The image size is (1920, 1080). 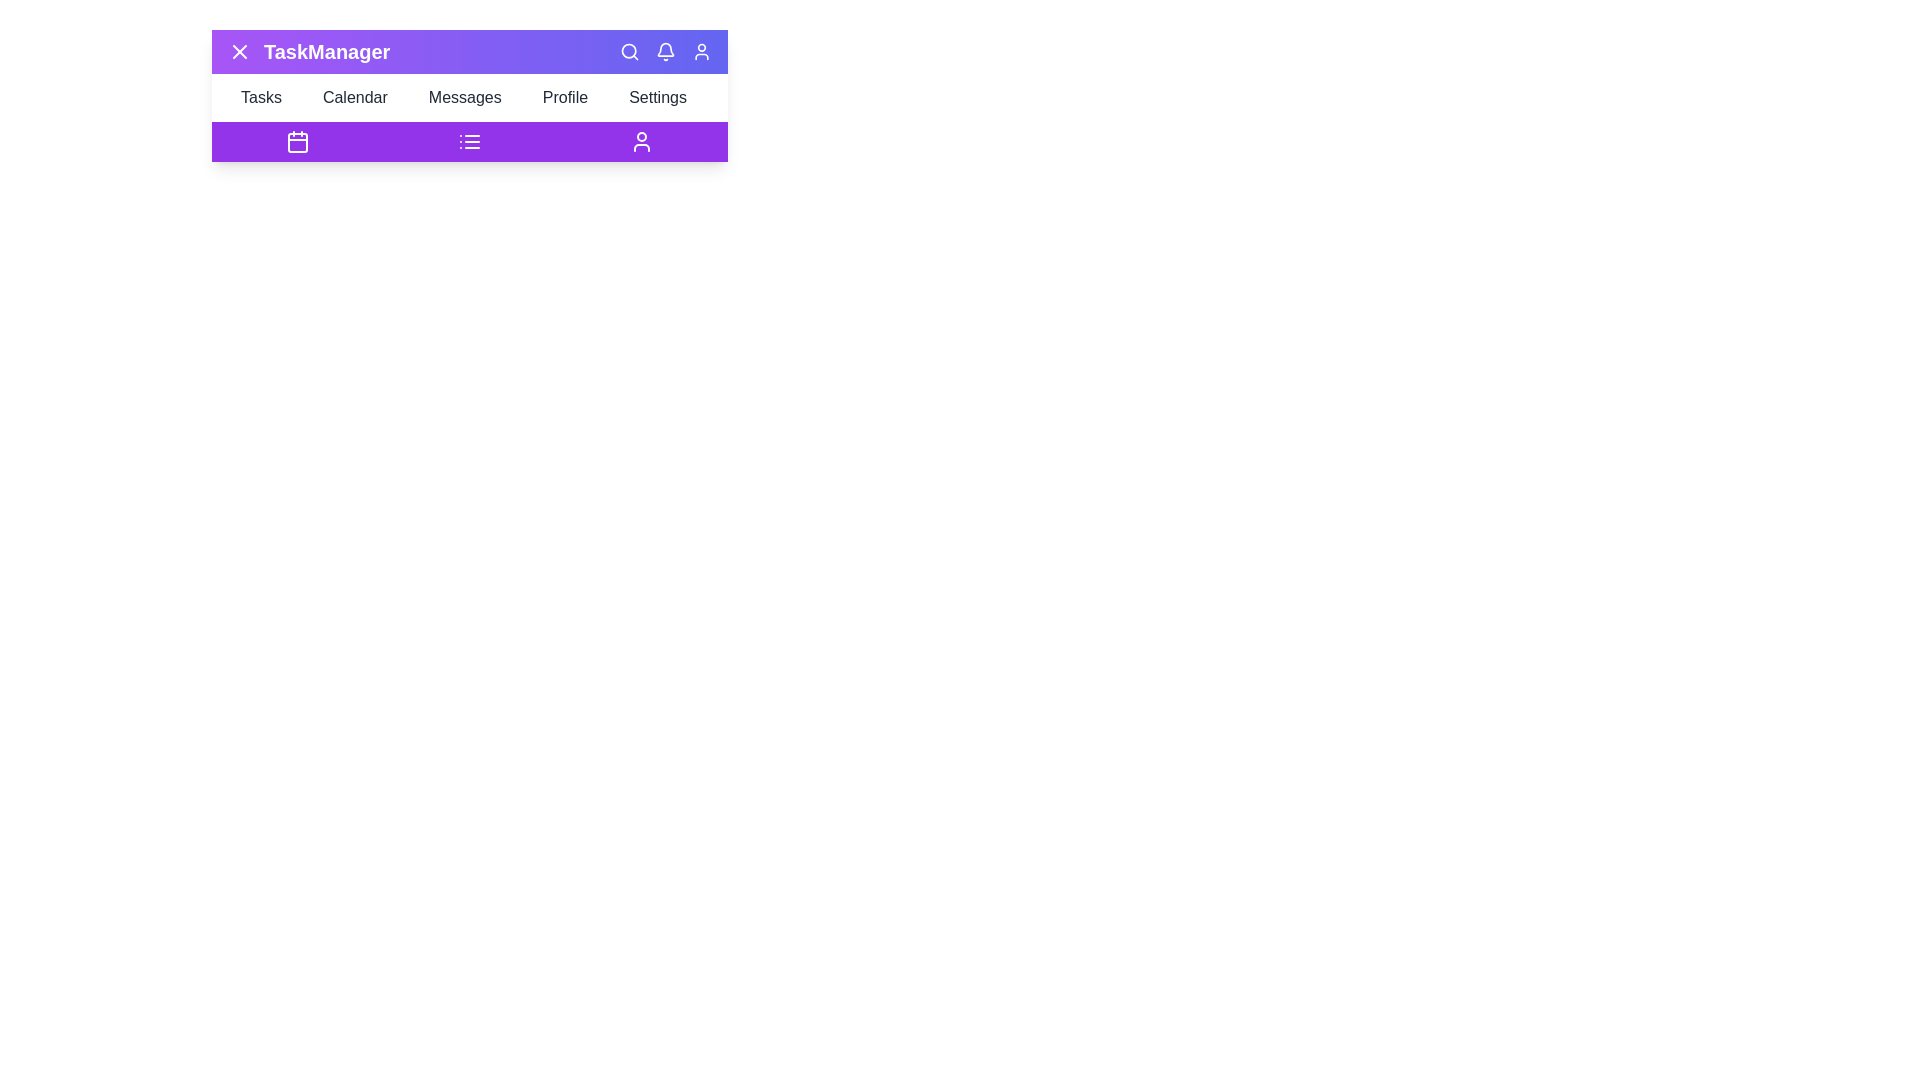 What do you see at coordinates (240, 50) in the screenshot?
I see `the menu button to toggle the visibility of the menu` at bounding box center [240, 50].